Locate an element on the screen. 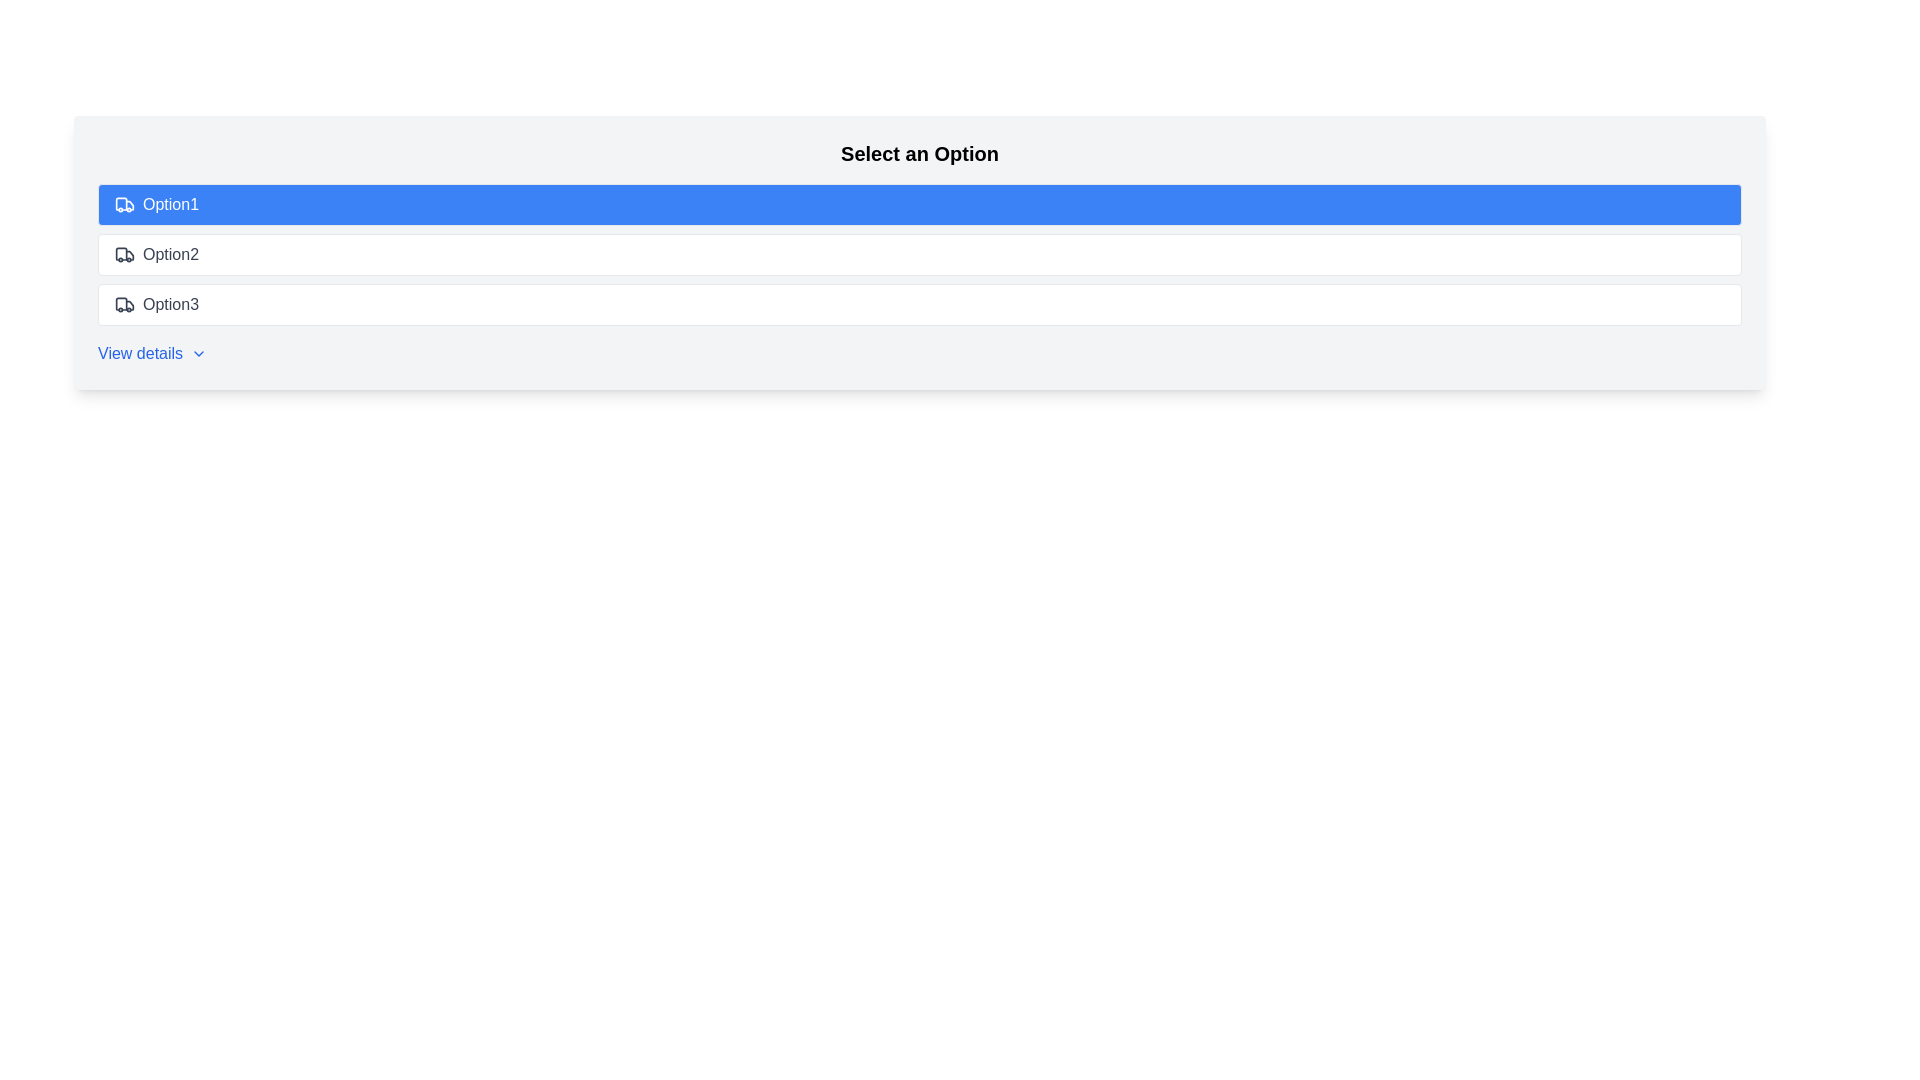 The height and width of the screenshot is (1080, 1920). the radio button labeled 'Option3' is located at coordinates (919, 304).